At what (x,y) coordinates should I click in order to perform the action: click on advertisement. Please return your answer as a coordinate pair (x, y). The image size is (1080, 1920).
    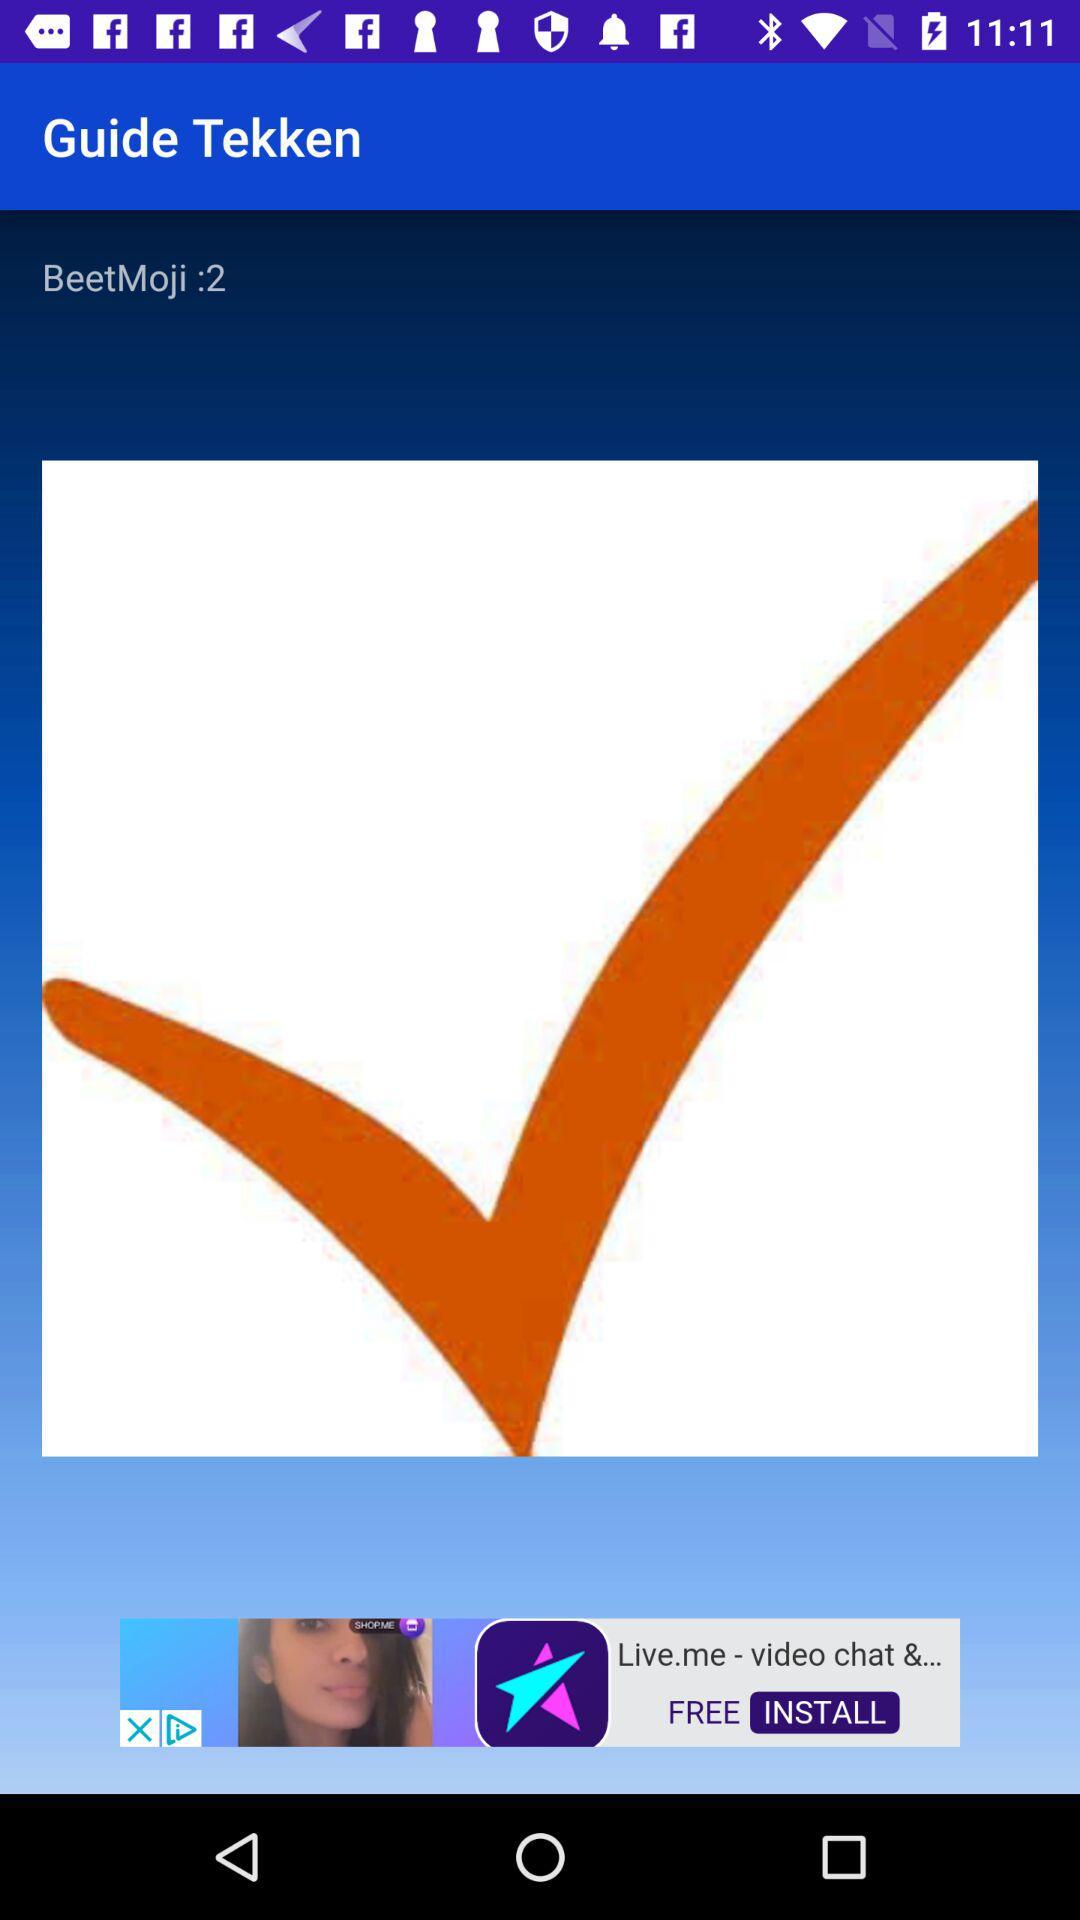
    Looking at the image, I should click on (540, 1680).